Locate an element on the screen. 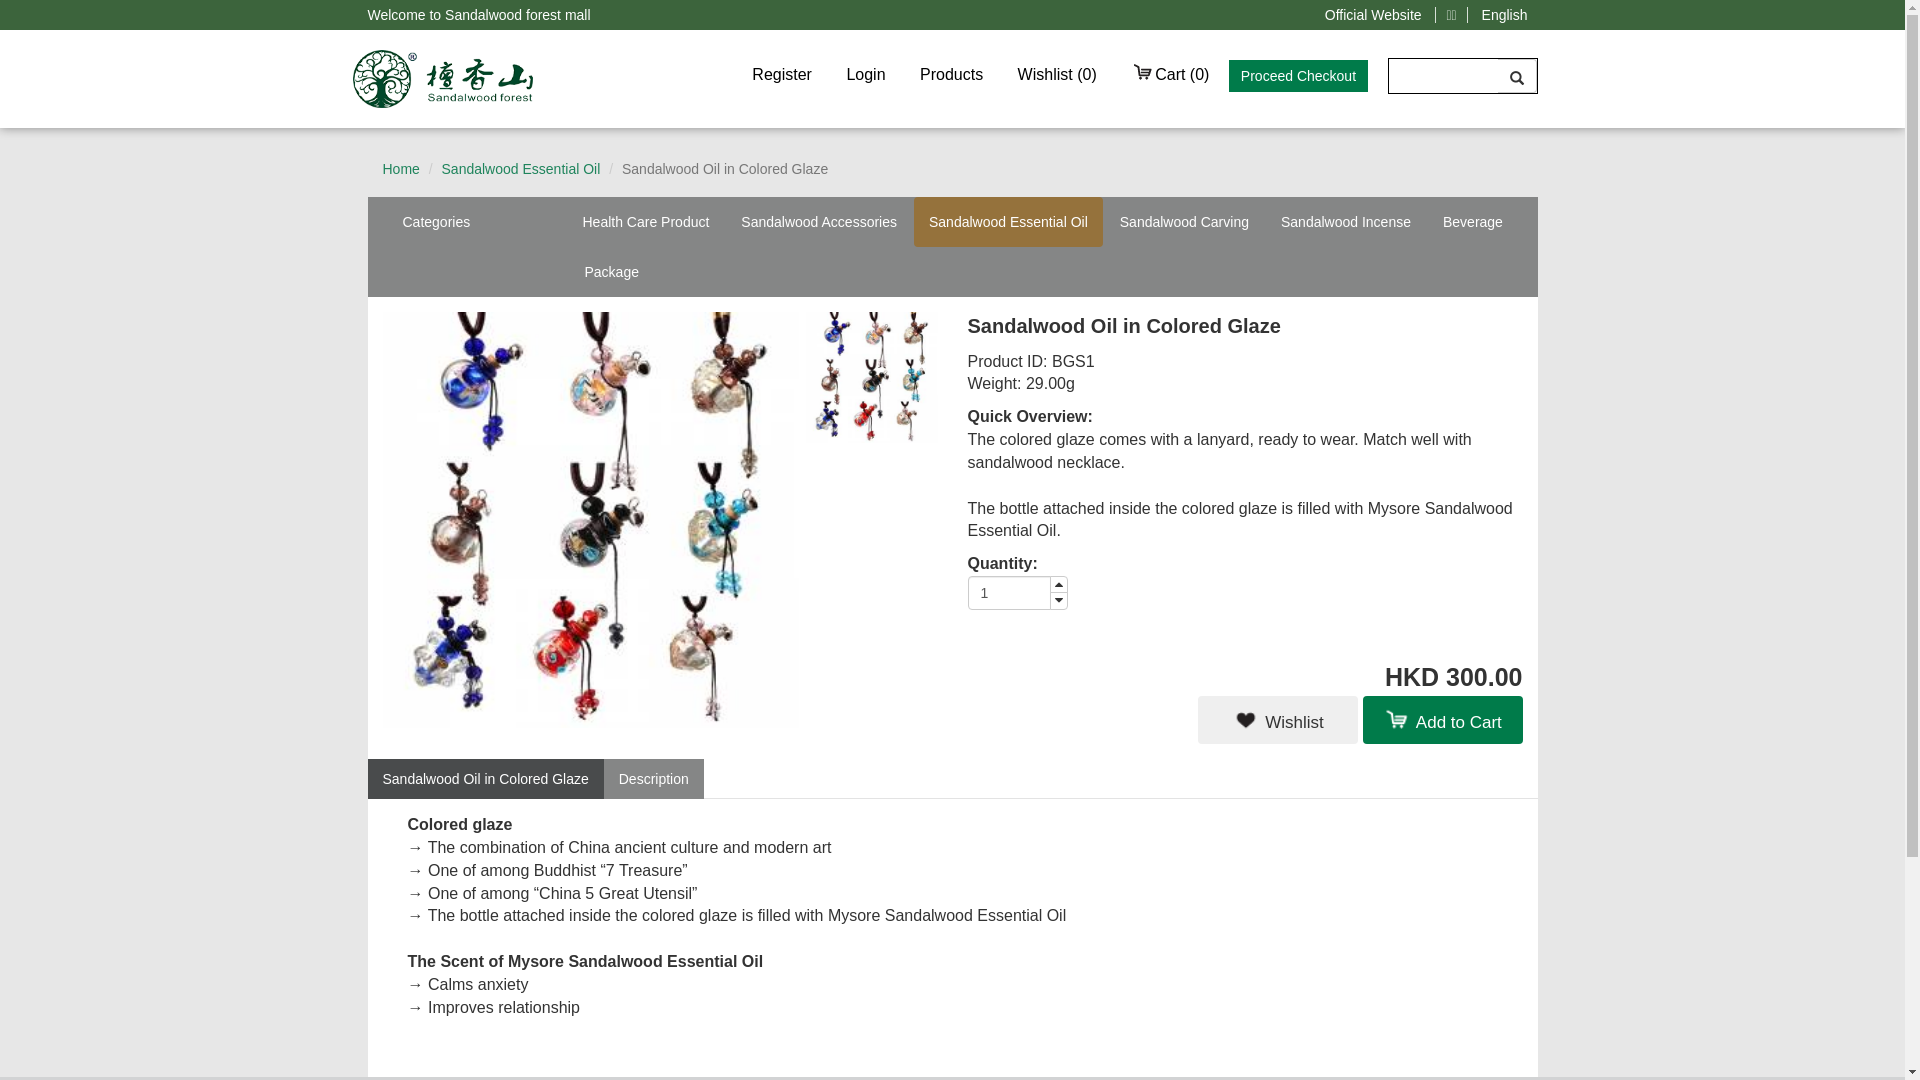 The height and width of the screenshot is (1080, 1920). 'English' is located at coordinates (1505, 15).